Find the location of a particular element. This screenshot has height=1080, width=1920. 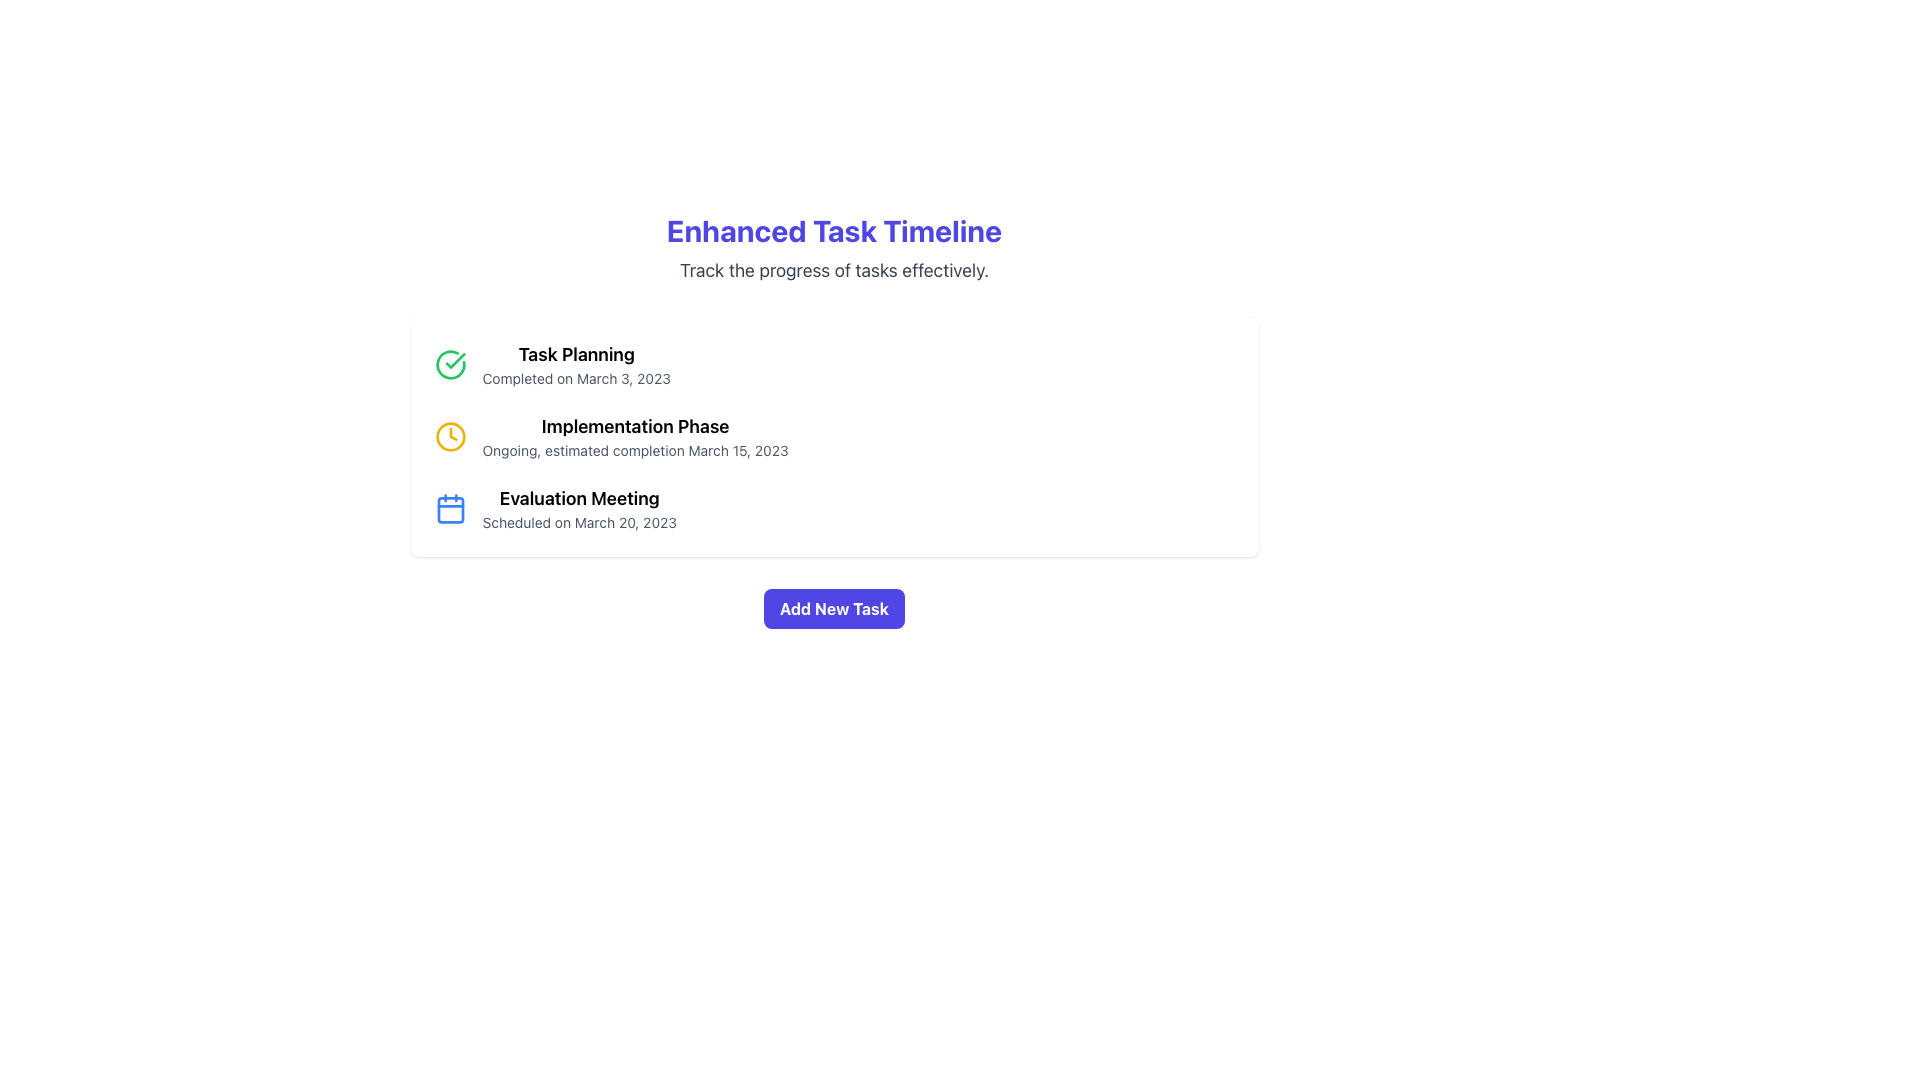

the icon representing the timing or schedule-related nature of the 'Implementation Phase' task, located in the second row under 'Enhanced Task Timeline' is located at coordinates (449, 435).